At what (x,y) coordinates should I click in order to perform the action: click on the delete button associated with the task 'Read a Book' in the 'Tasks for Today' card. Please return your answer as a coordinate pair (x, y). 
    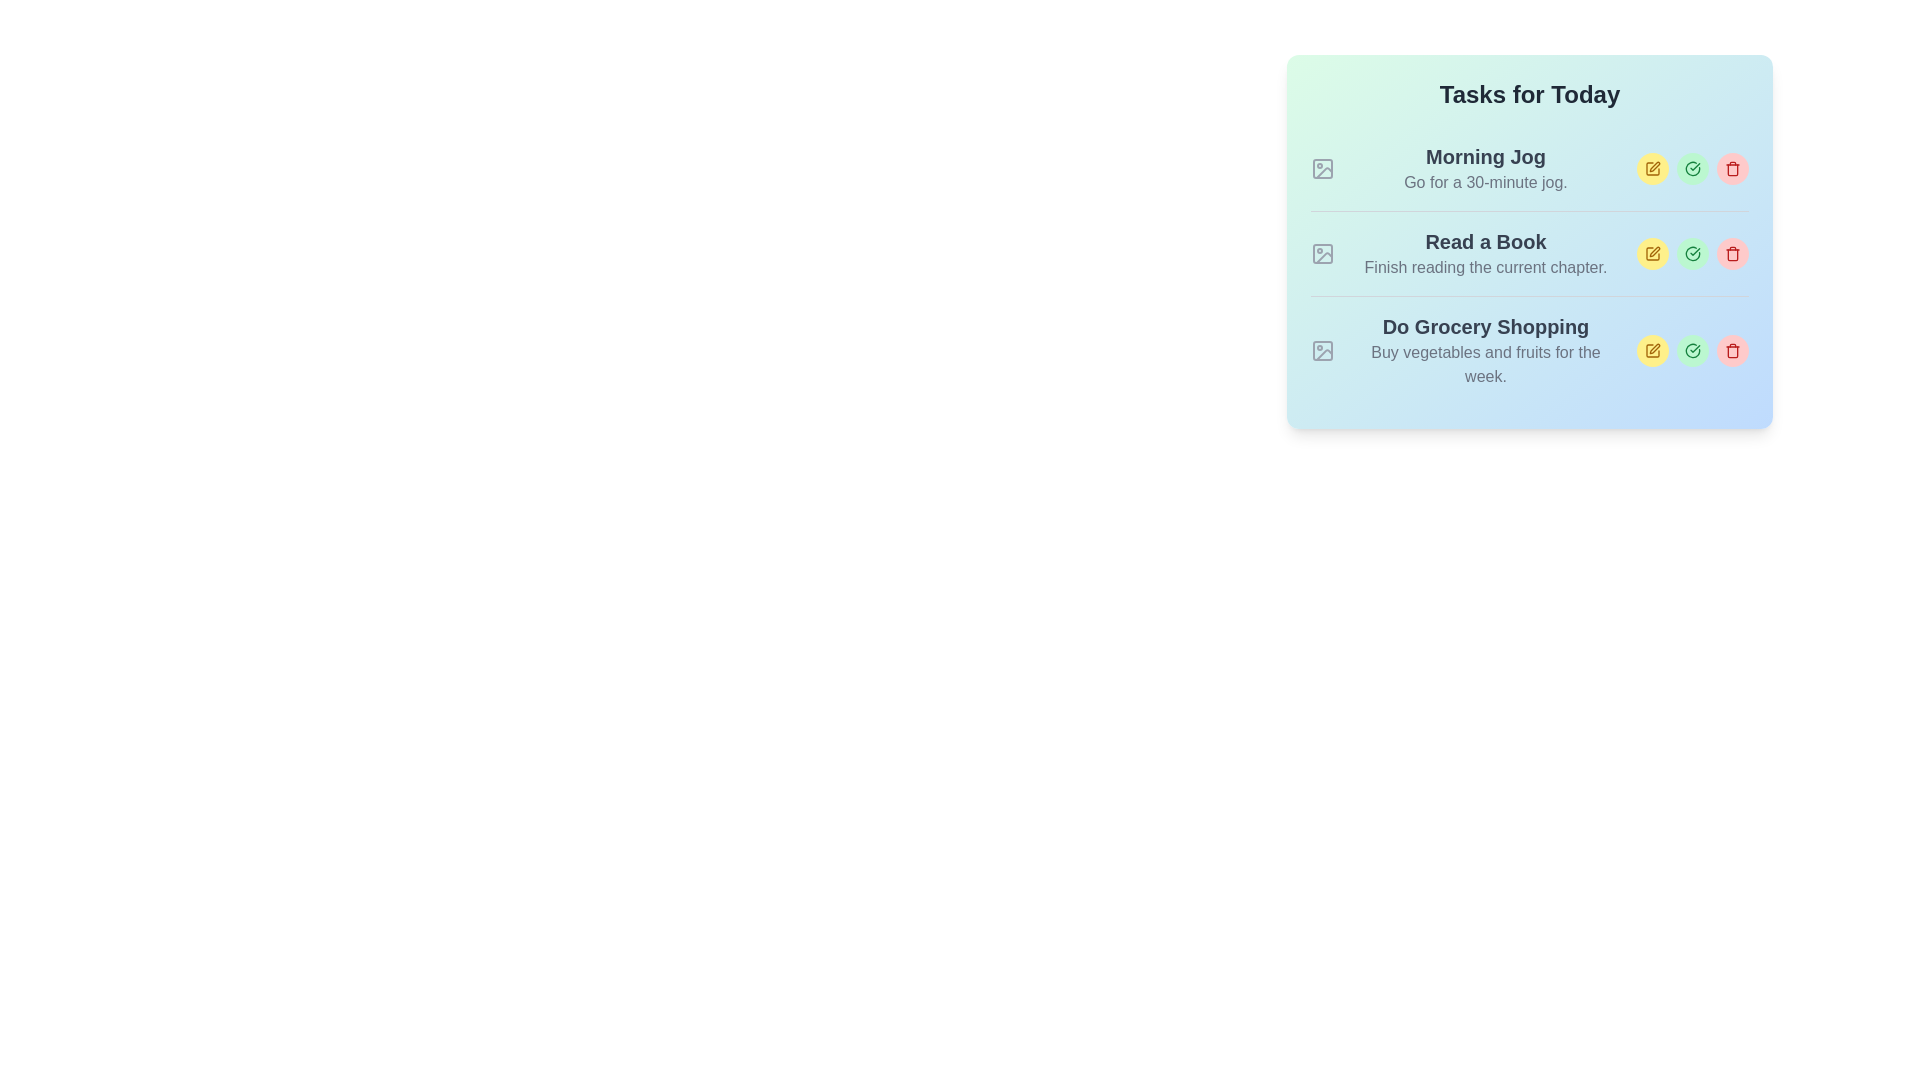
    Looking at the image, I should click on (1731, 253).